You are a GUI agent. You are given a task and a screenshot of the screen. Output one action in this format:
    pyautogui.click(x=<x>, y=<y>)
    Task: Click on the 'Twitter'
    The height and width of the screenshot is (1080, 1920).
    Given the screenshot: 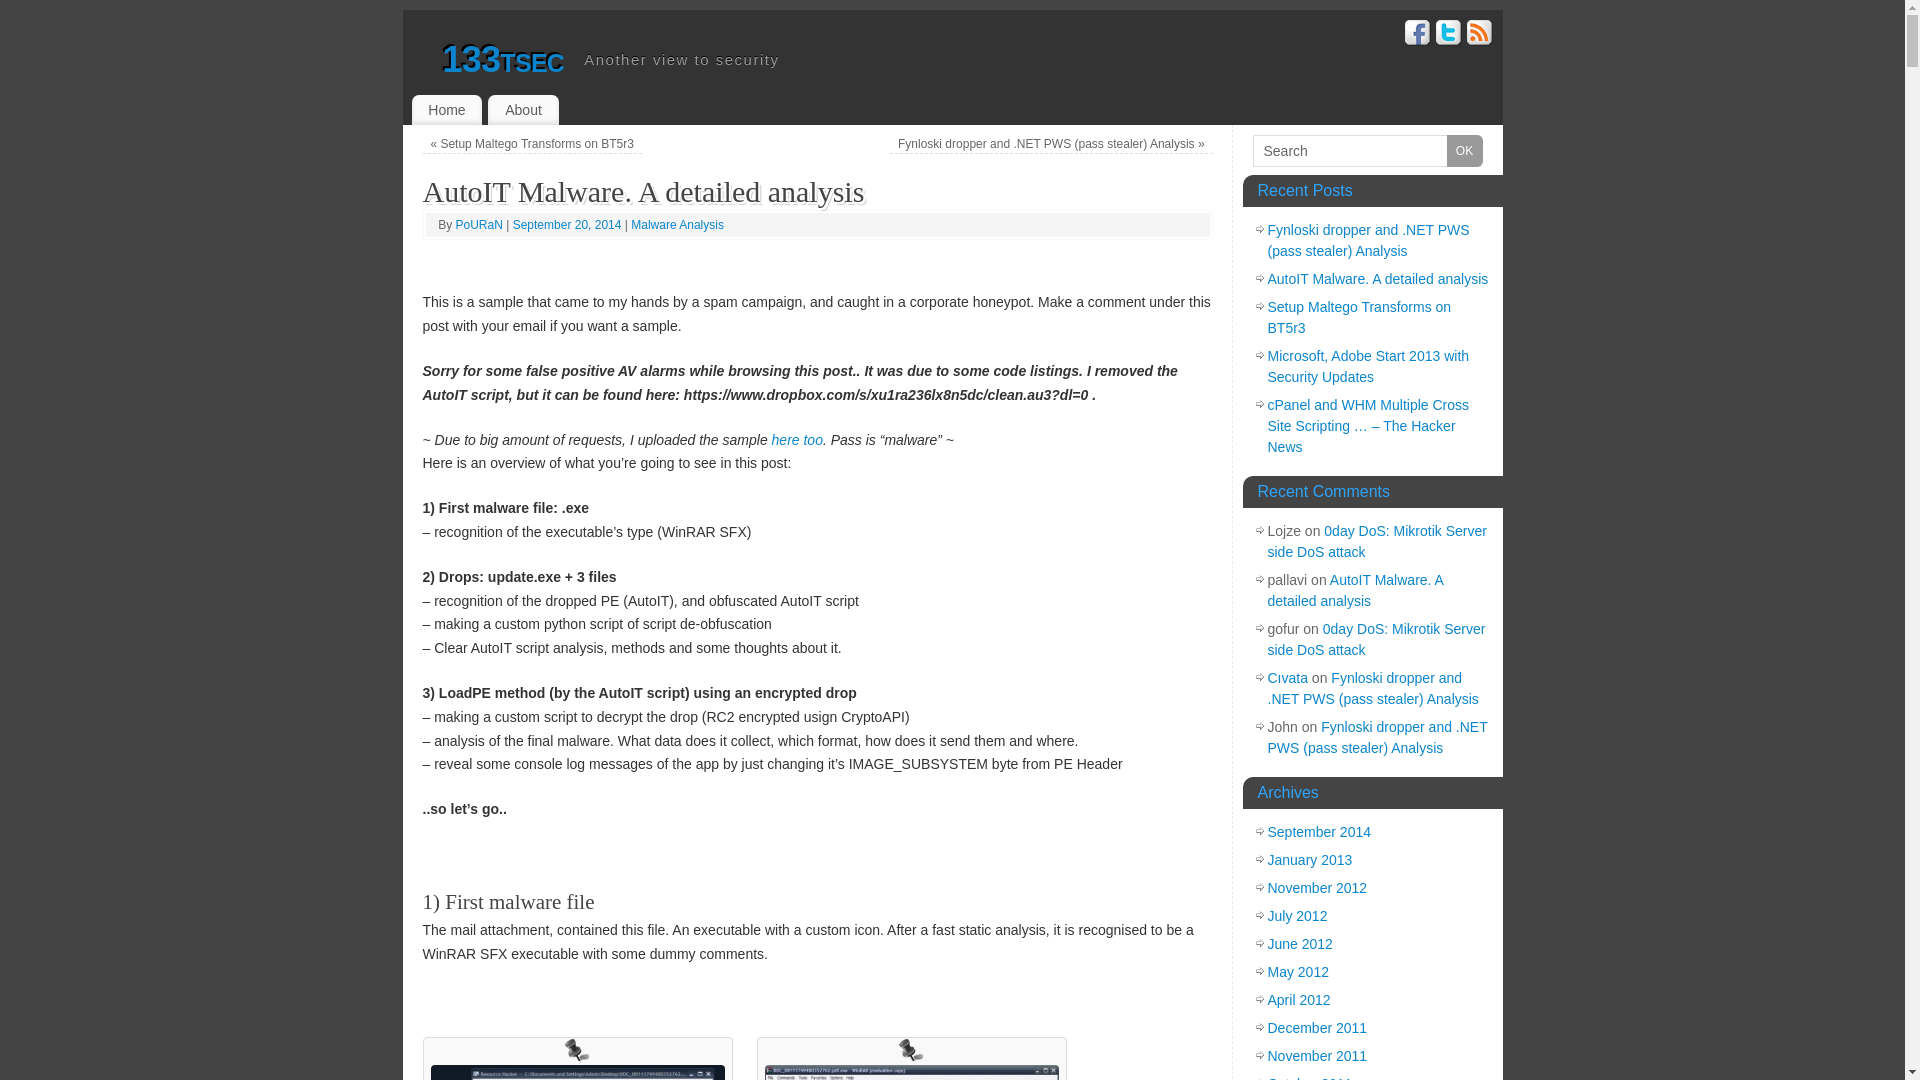 What is the action you would take?
    pyautogui.click(x=1434, y=35)
    